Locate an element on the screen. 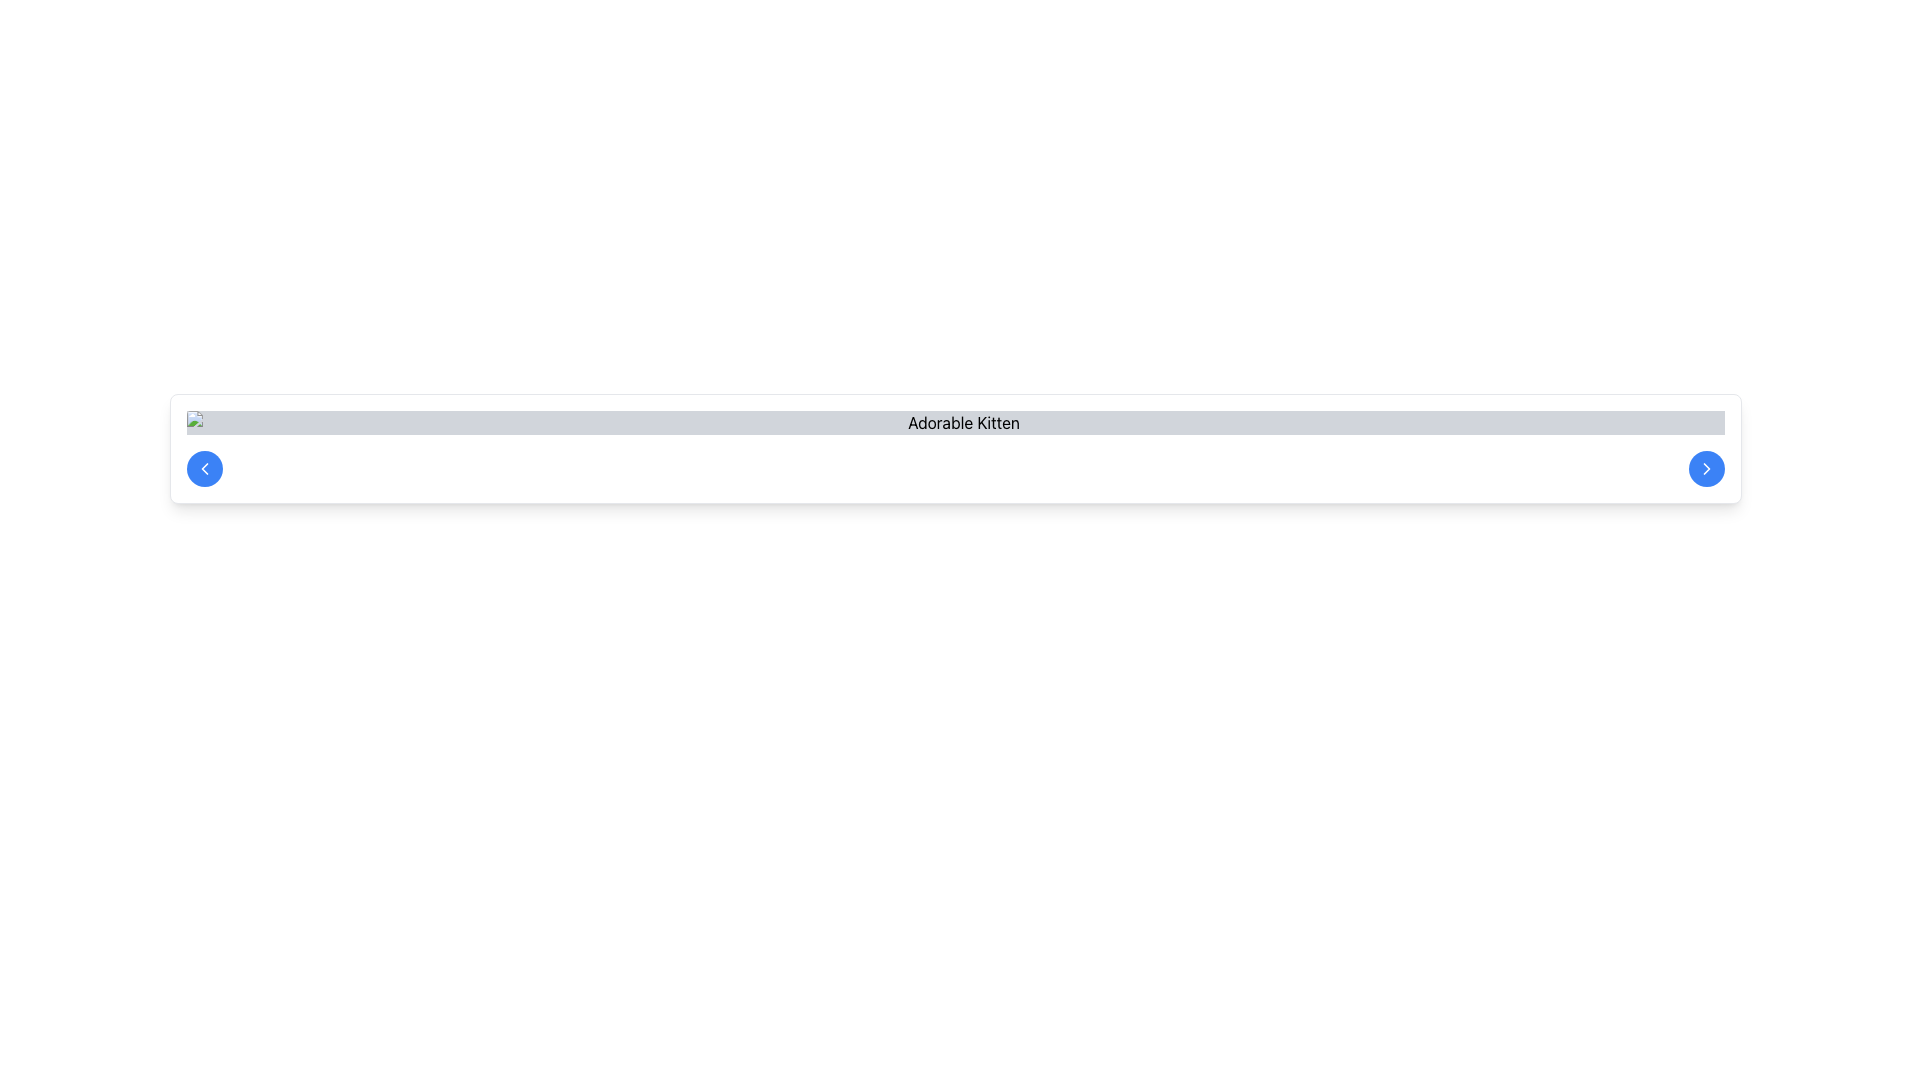 This screenshot has width=1920, height=1080. the right-pointing chevron arrow icon with a blue-filled circular background, located at the far right end of the interface, adjacent to the 'Adorable Kitten' label is located at coordinates (1706, 469).